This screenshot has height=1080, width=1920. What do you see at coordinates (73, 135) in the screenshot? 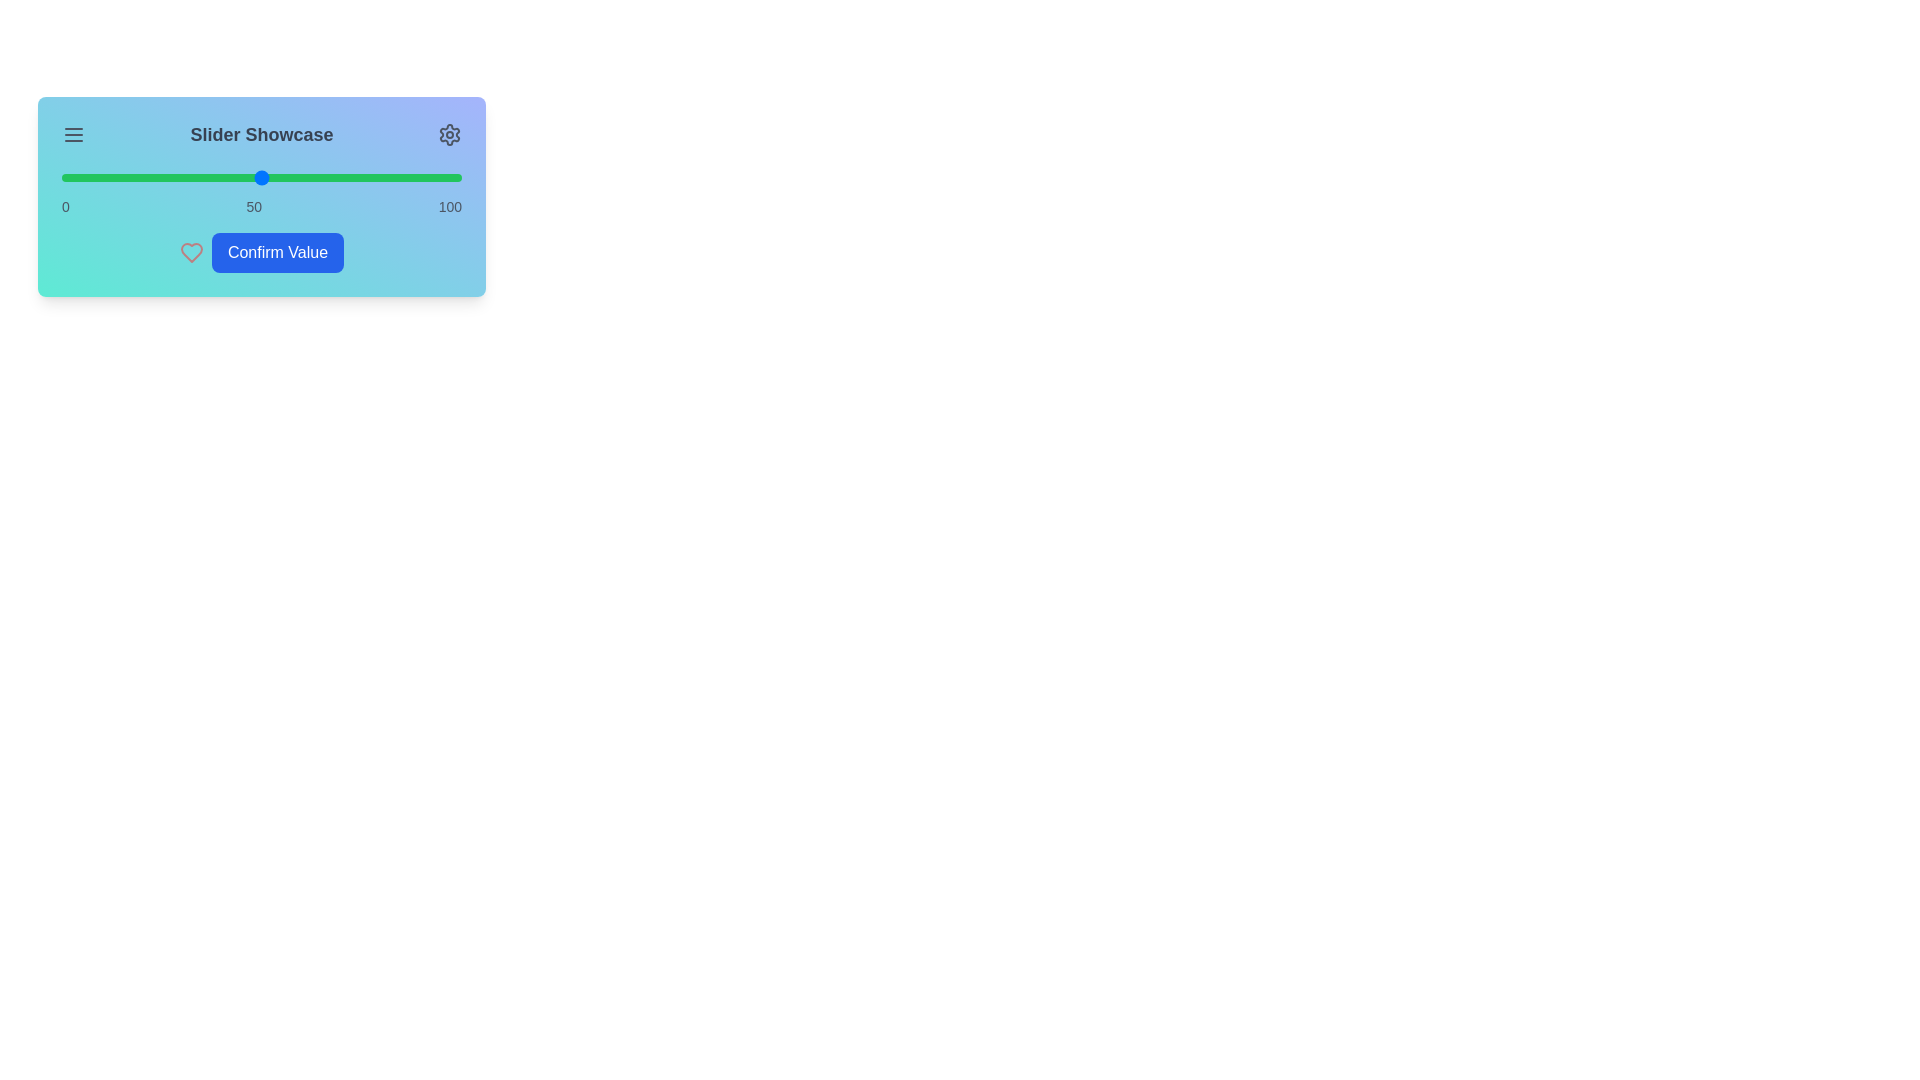
I see `the Menu icon` at bounding box center [73, 135].